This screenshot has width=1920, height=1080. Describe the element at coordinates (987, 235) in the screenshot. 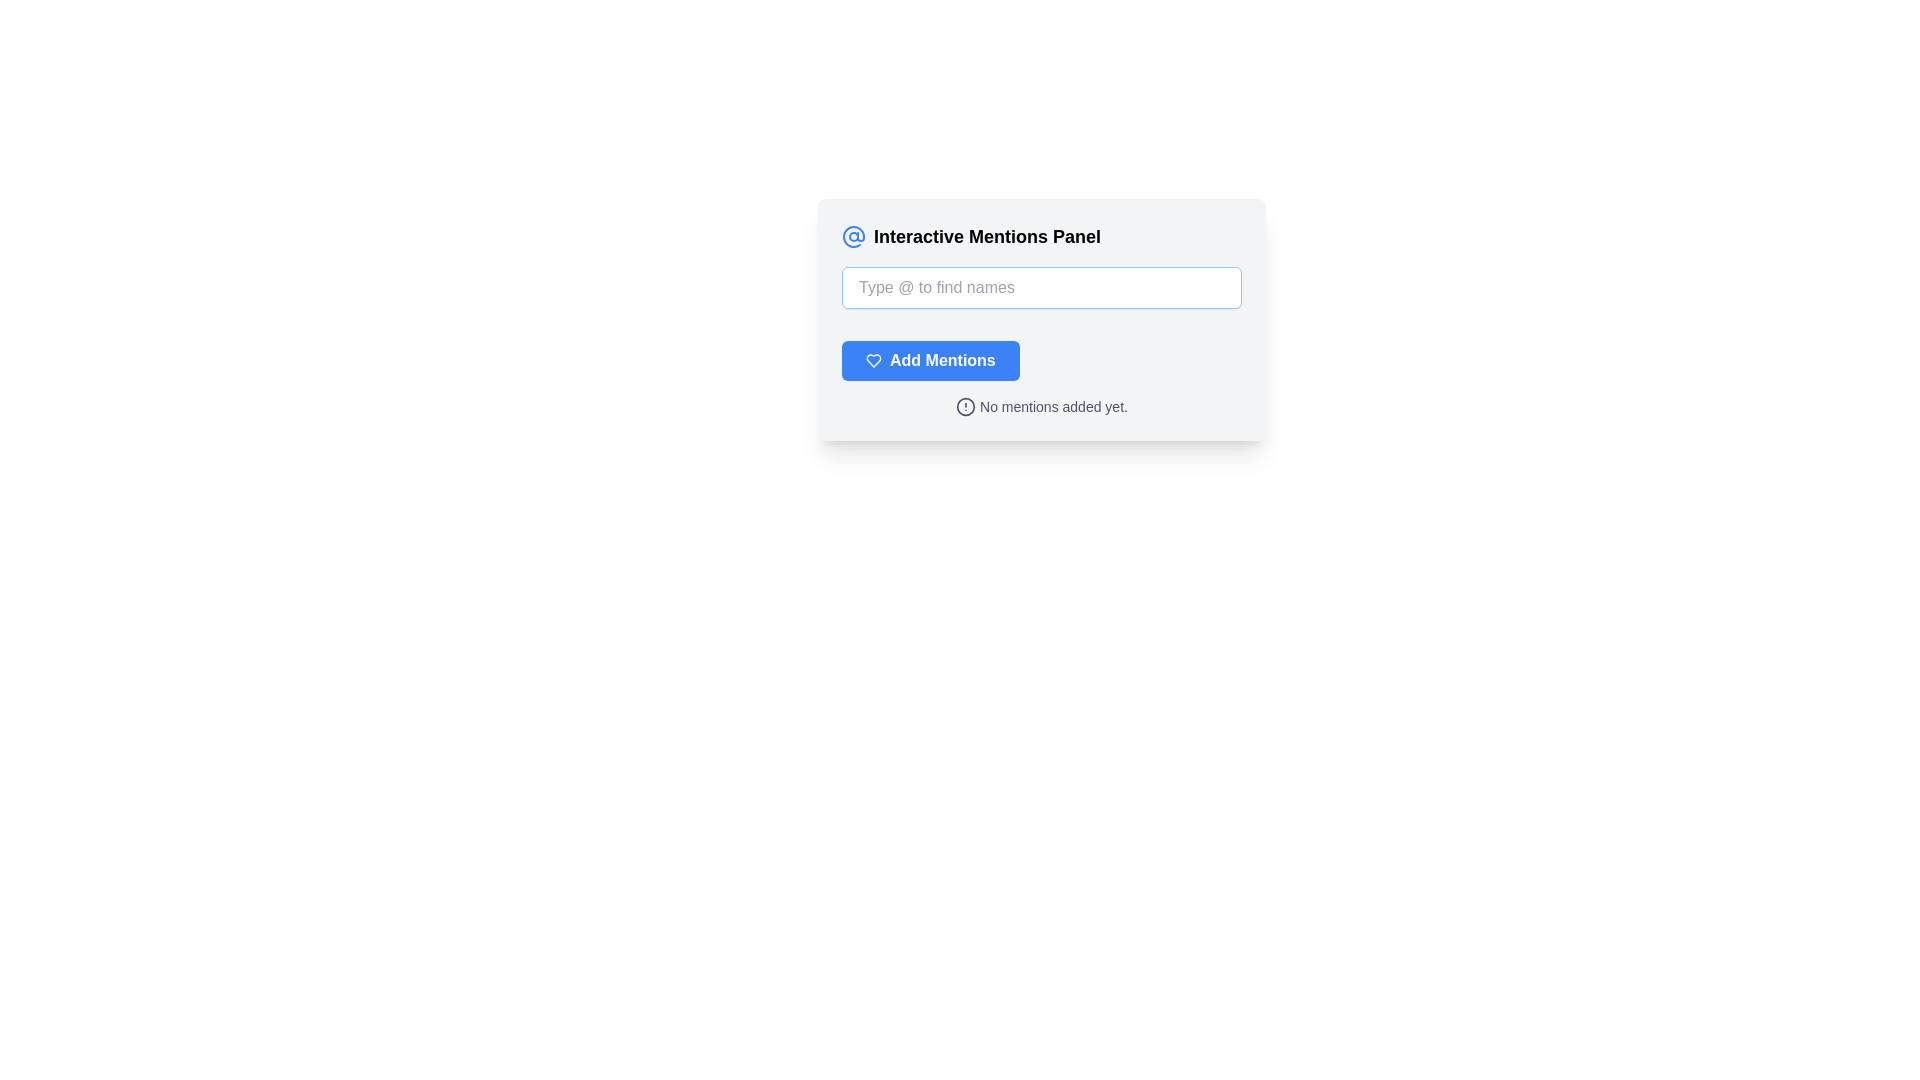

I see `the Text Label element displaying 'Interactive Mentions Panel', which is prominently positioned above the input field and centered in the interface` at that location.